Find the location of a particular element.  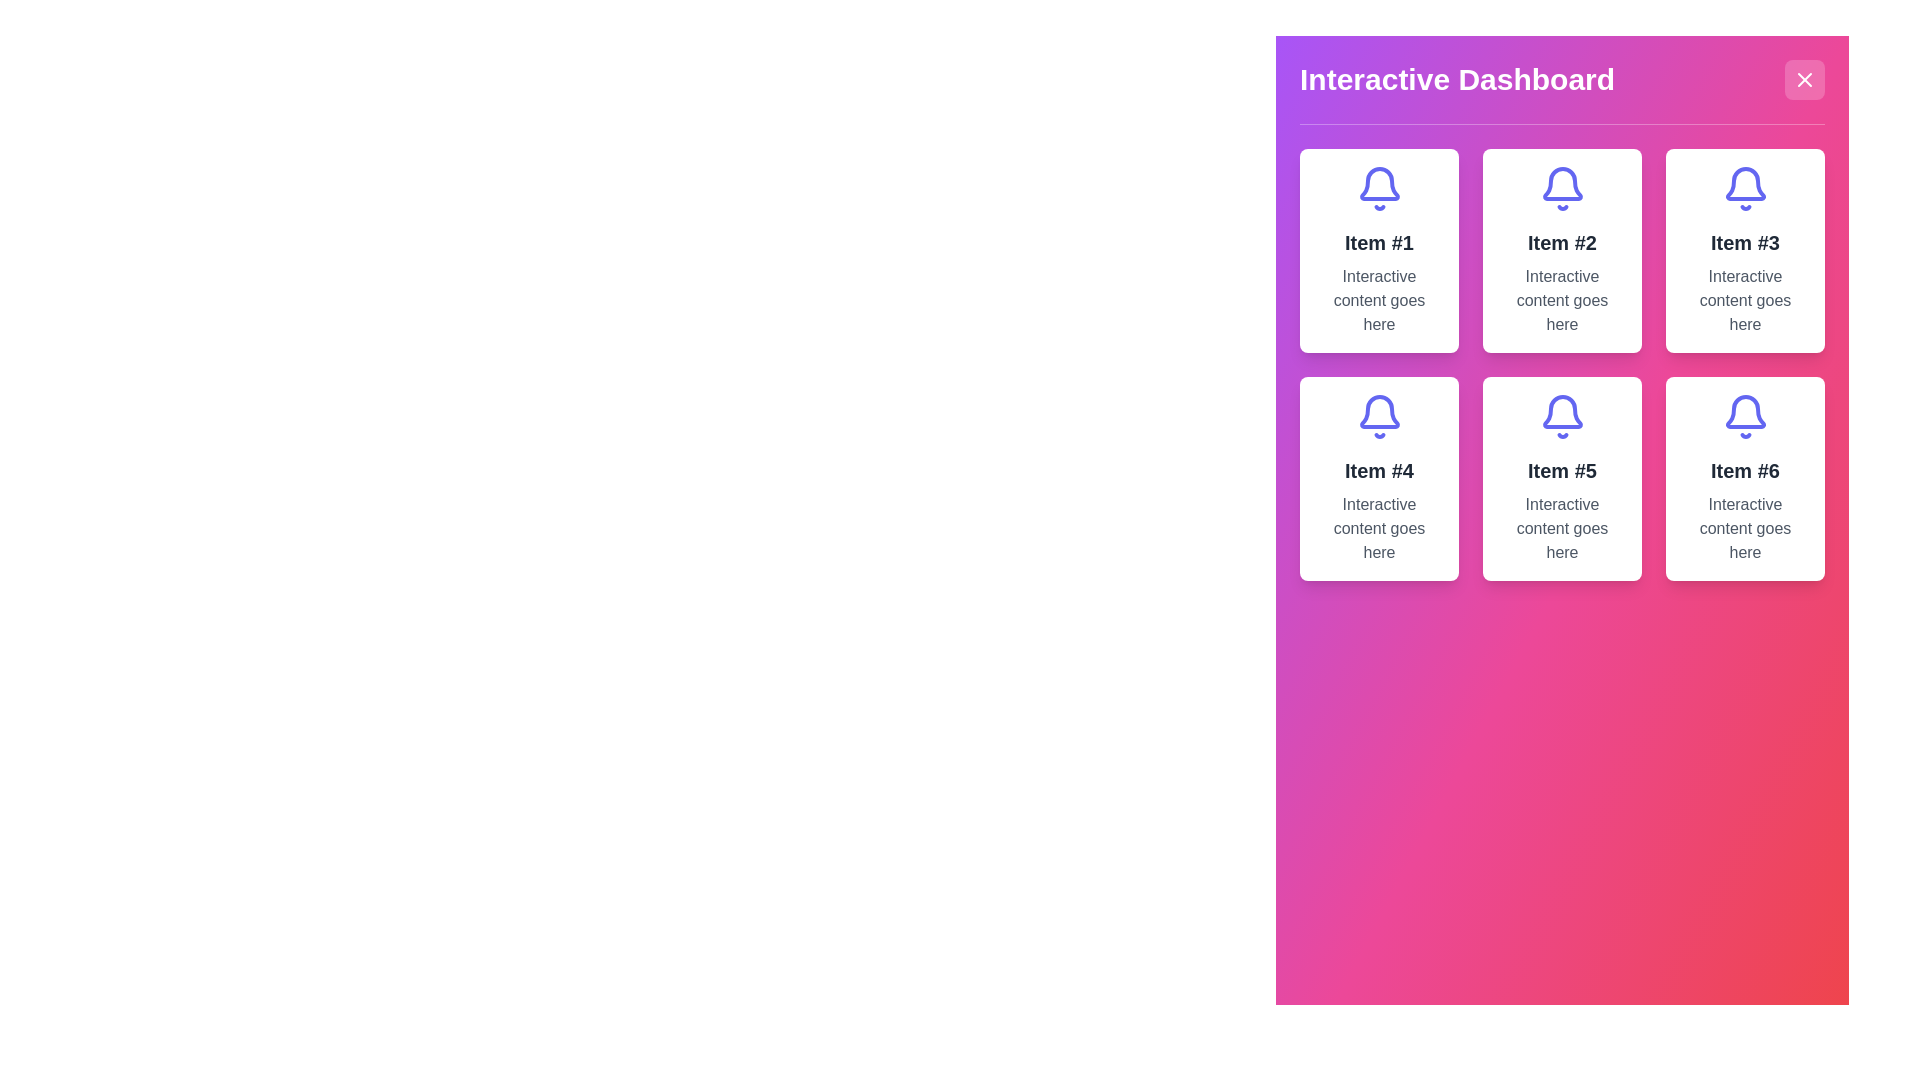

the bold, large-sized title text reading 'Interactive Dashboard' in white color, which is prominently displayed at the top of the interactive panel, to the left of the close button is located at coordinates (1457, 79).